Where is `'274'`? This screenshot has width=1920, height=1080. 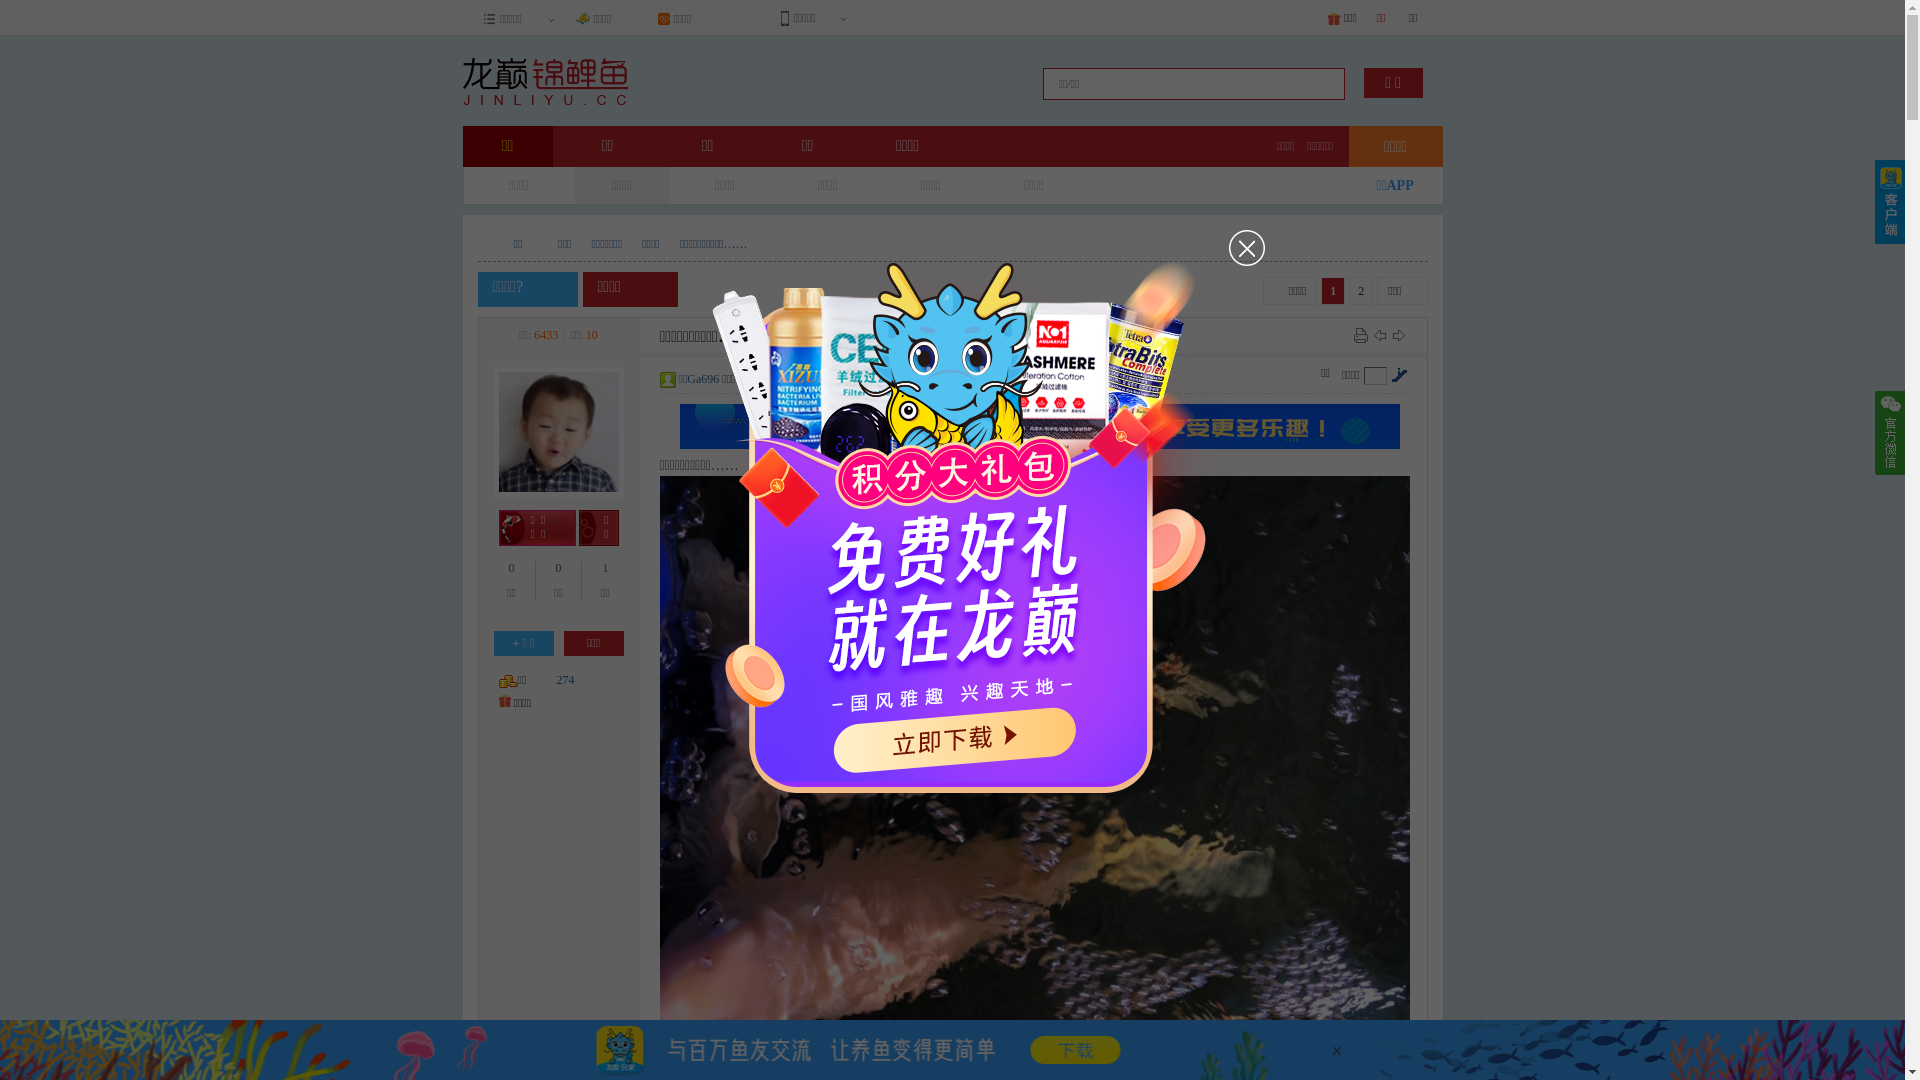 '274' is located at coordinates (564, 678).